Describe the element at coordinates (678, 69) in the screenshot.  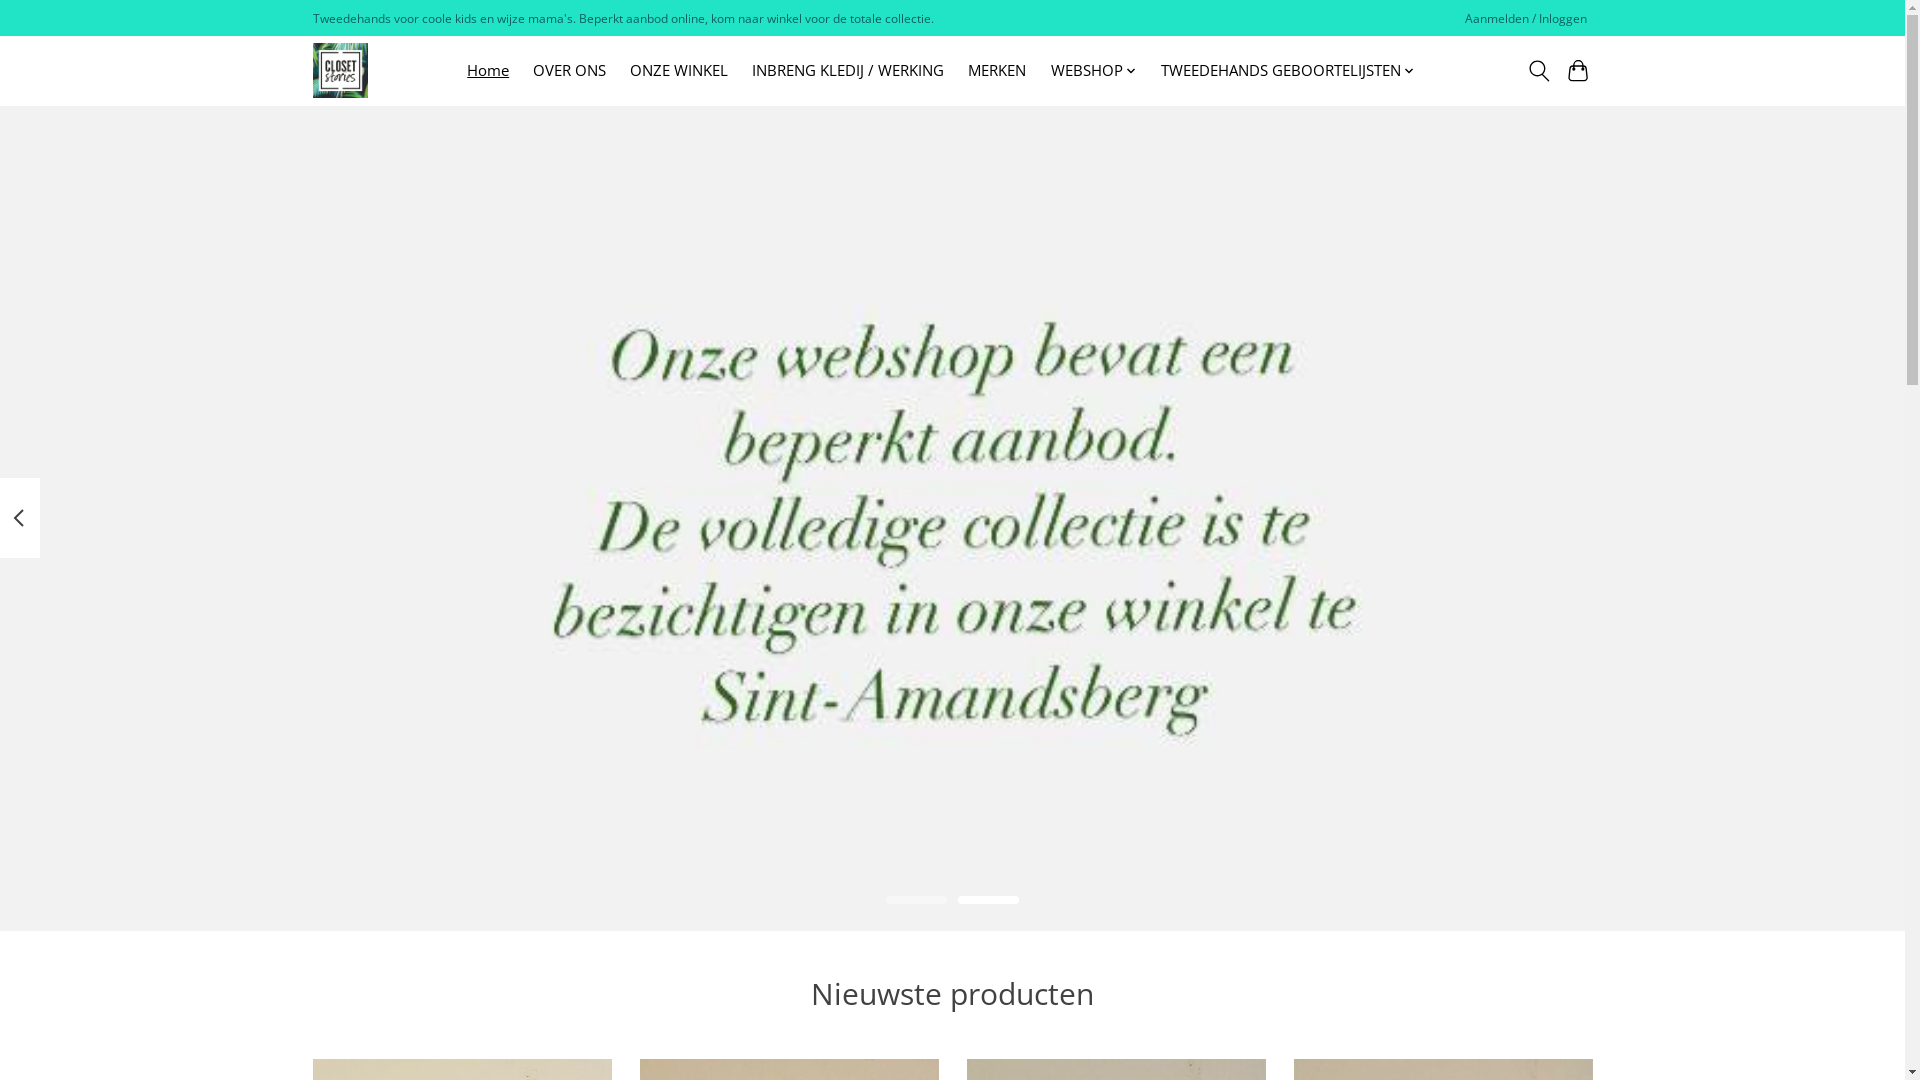
I see `'ONZE WINKEL'` at that location.